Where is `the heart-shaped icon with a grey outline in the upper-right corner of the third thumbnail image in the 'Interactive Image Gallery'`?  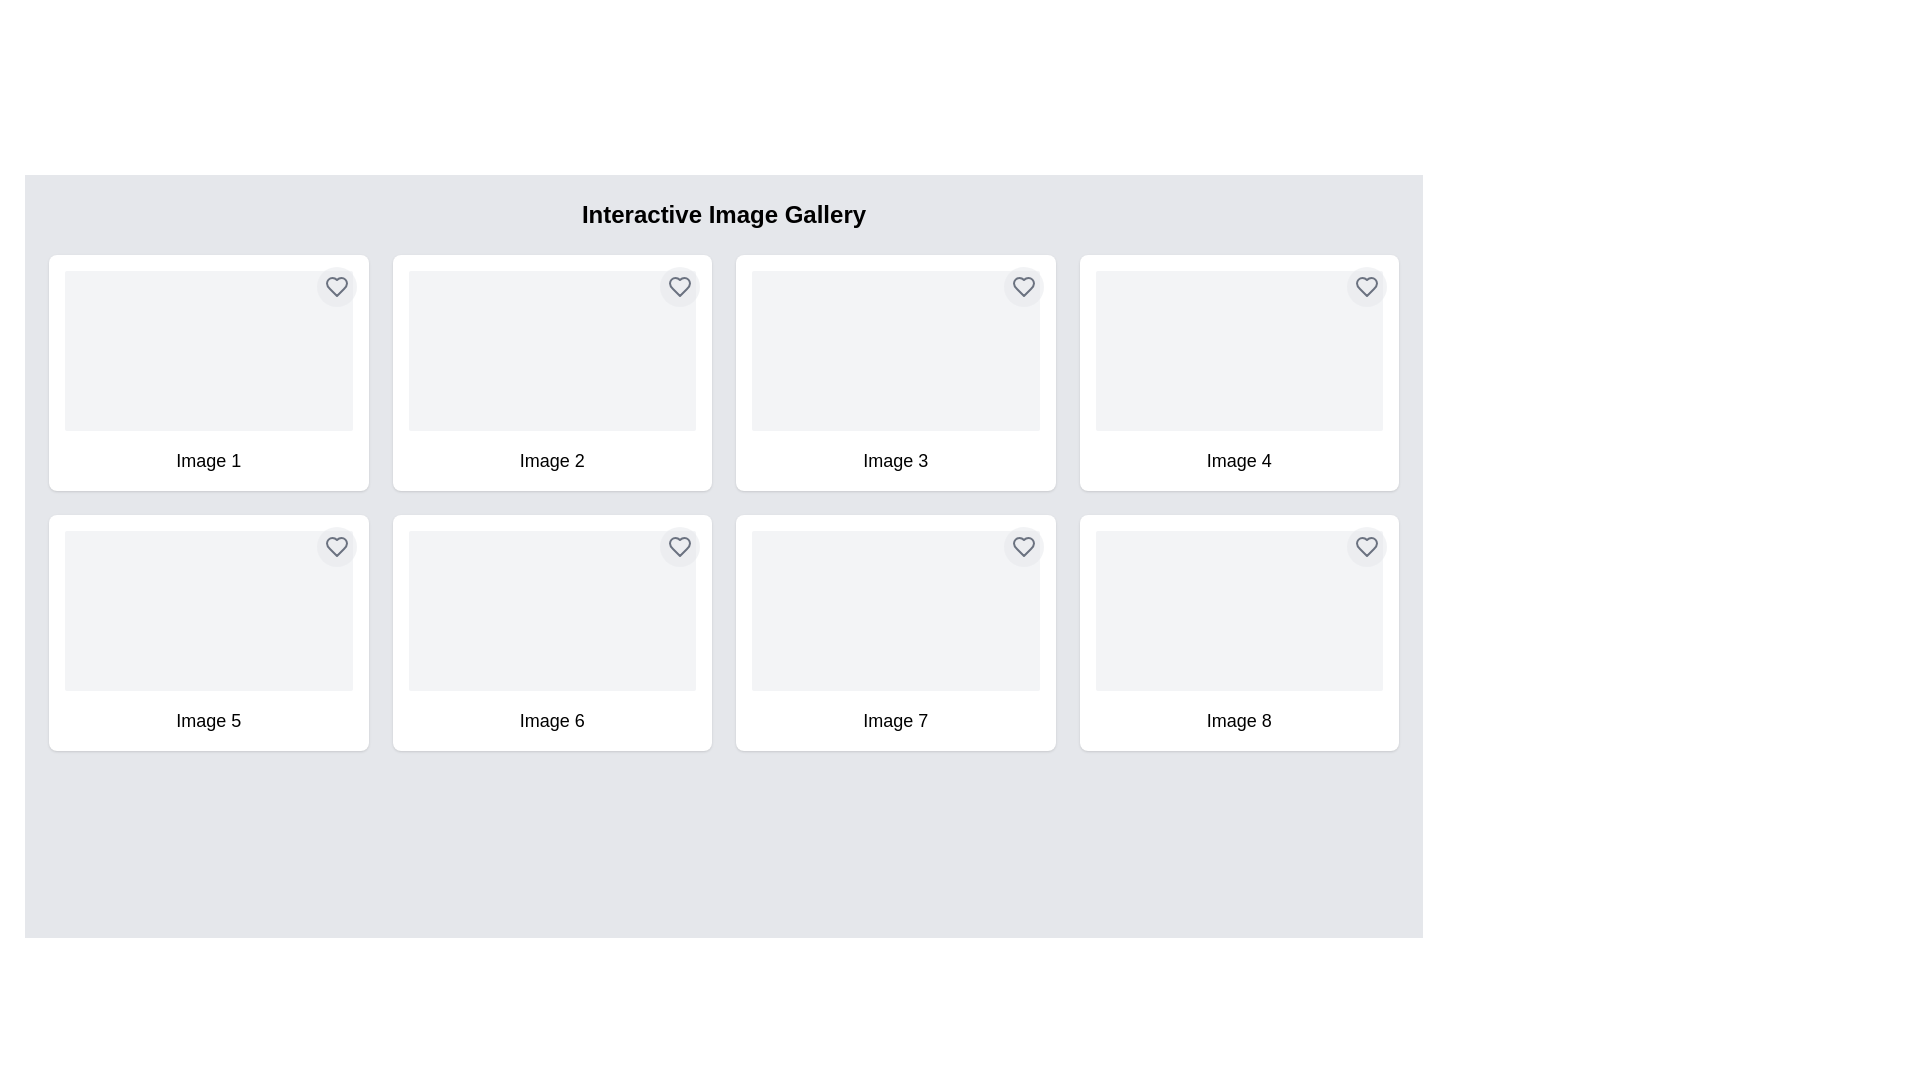 the heart-shaped icon with a grey outline in the upper-right corner of the third thumbnail image in the 'Interactive Image Gallery' is located at coordinates (1023, 286).